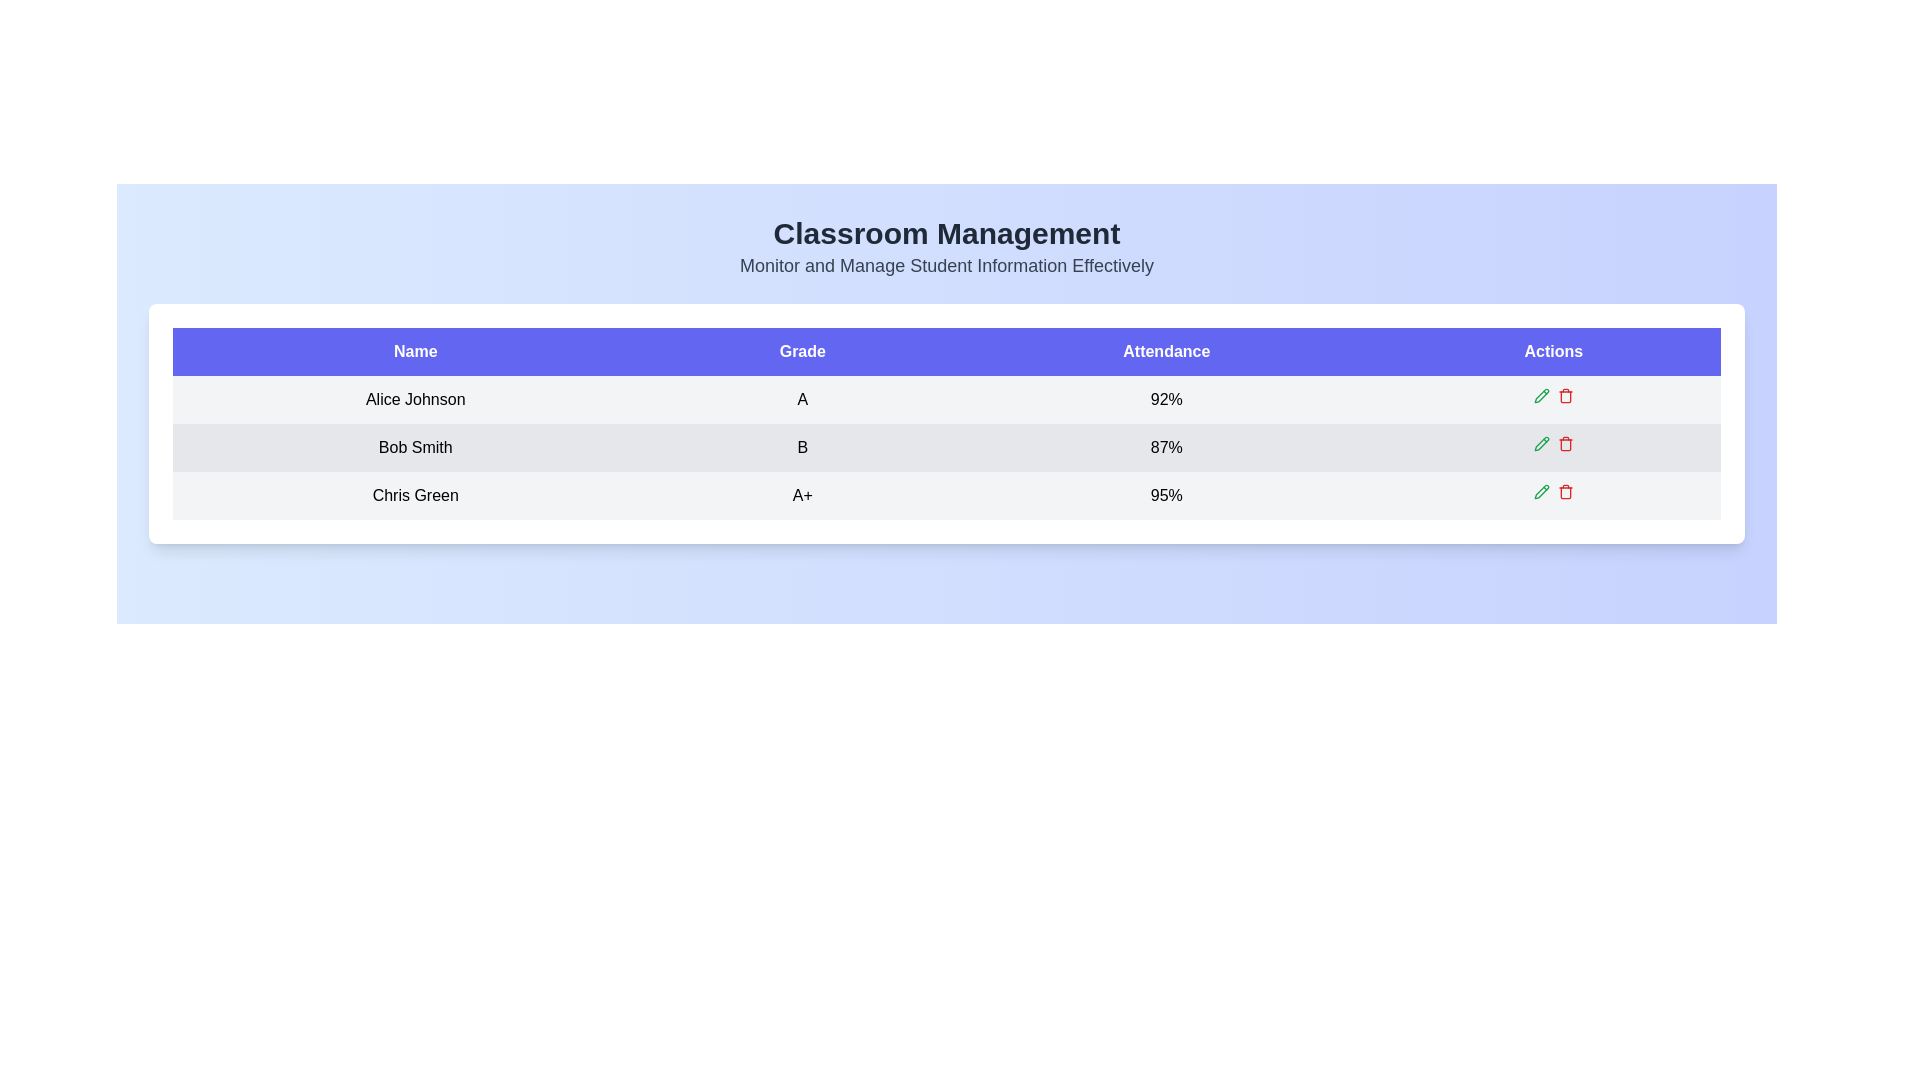 The height and width of the screenshot is (1080, 1920). I want to click on the text label displaying 'Alice Johnson' in black on a light gray background, located in the first row under the 'Name' column of the table, so click(414, 400).